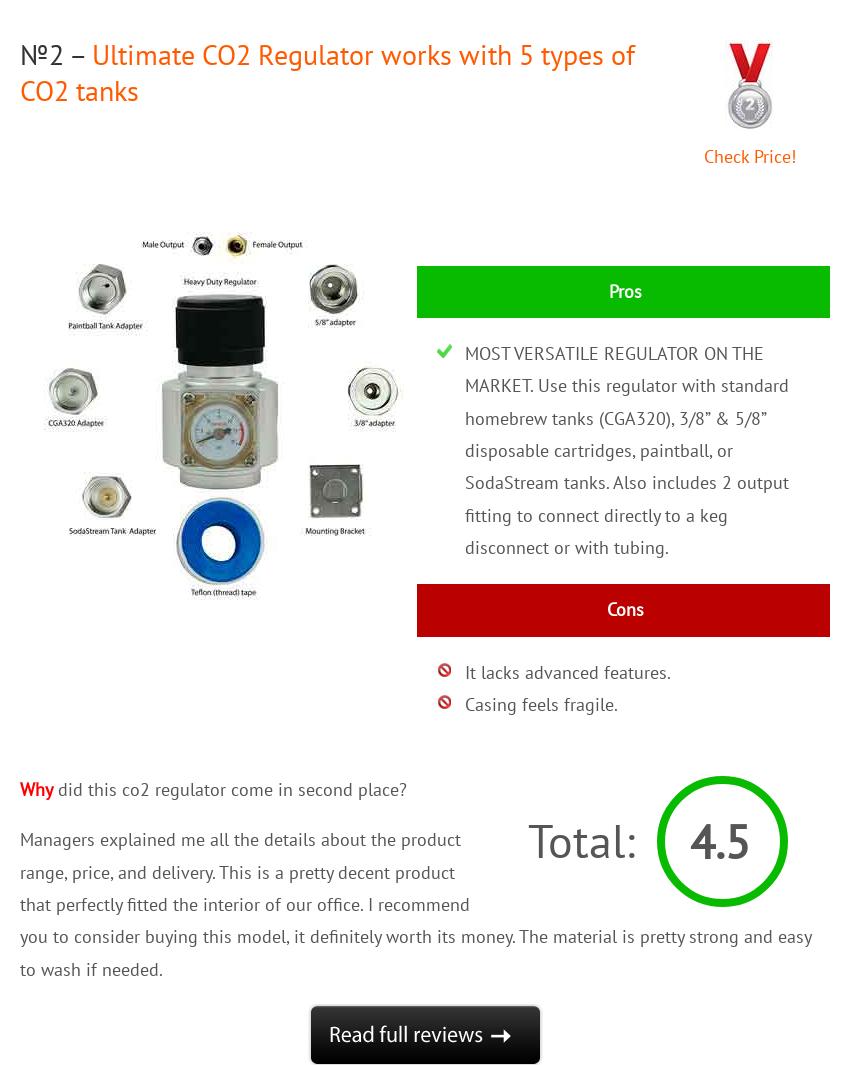 The height and width of the screenshot is (1065, 850). What do you see at coordinates (539, 704) in the screenshot?
I see `'Casing feels fragile.'` at bounding box center [539, 704].